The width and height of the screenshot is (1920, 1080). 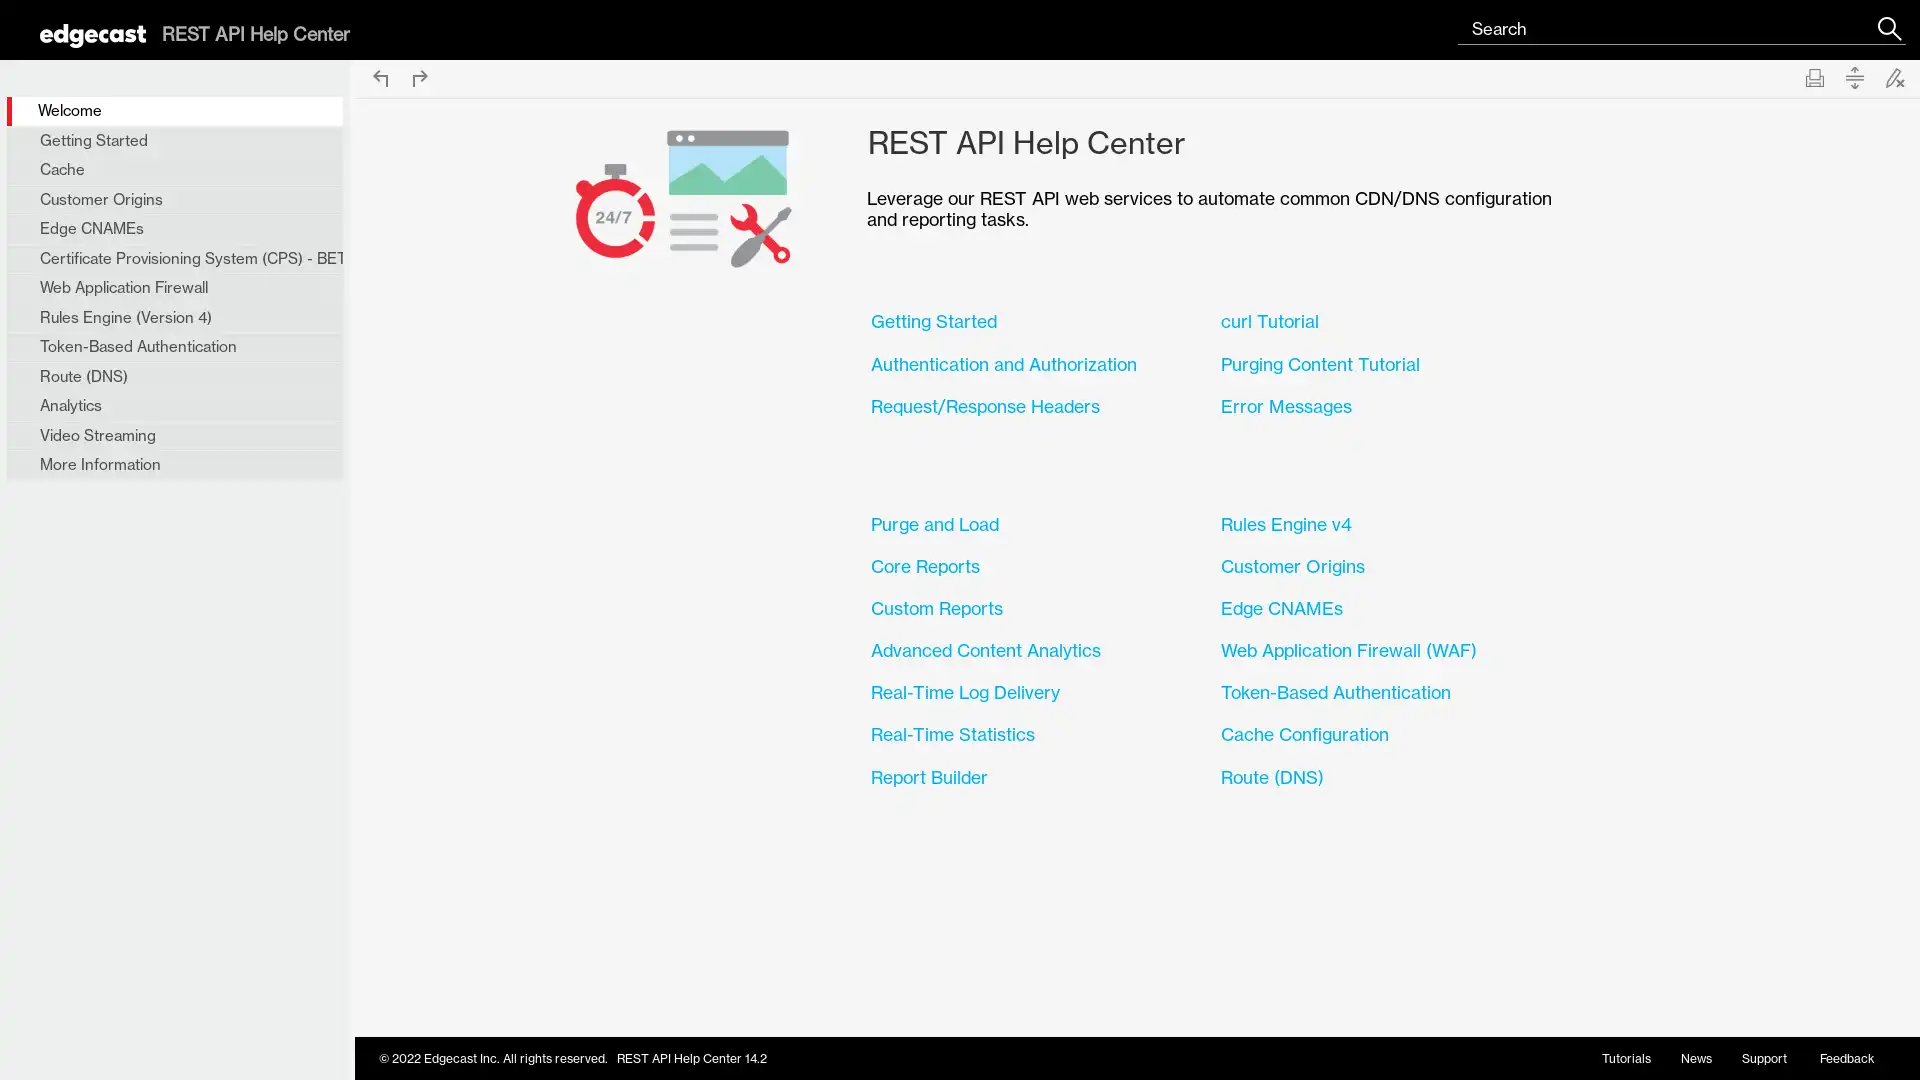 What do you see at coordinates (1853, 76) in the screenshot?
I see `expand all` at bounding box center [1853, 76].